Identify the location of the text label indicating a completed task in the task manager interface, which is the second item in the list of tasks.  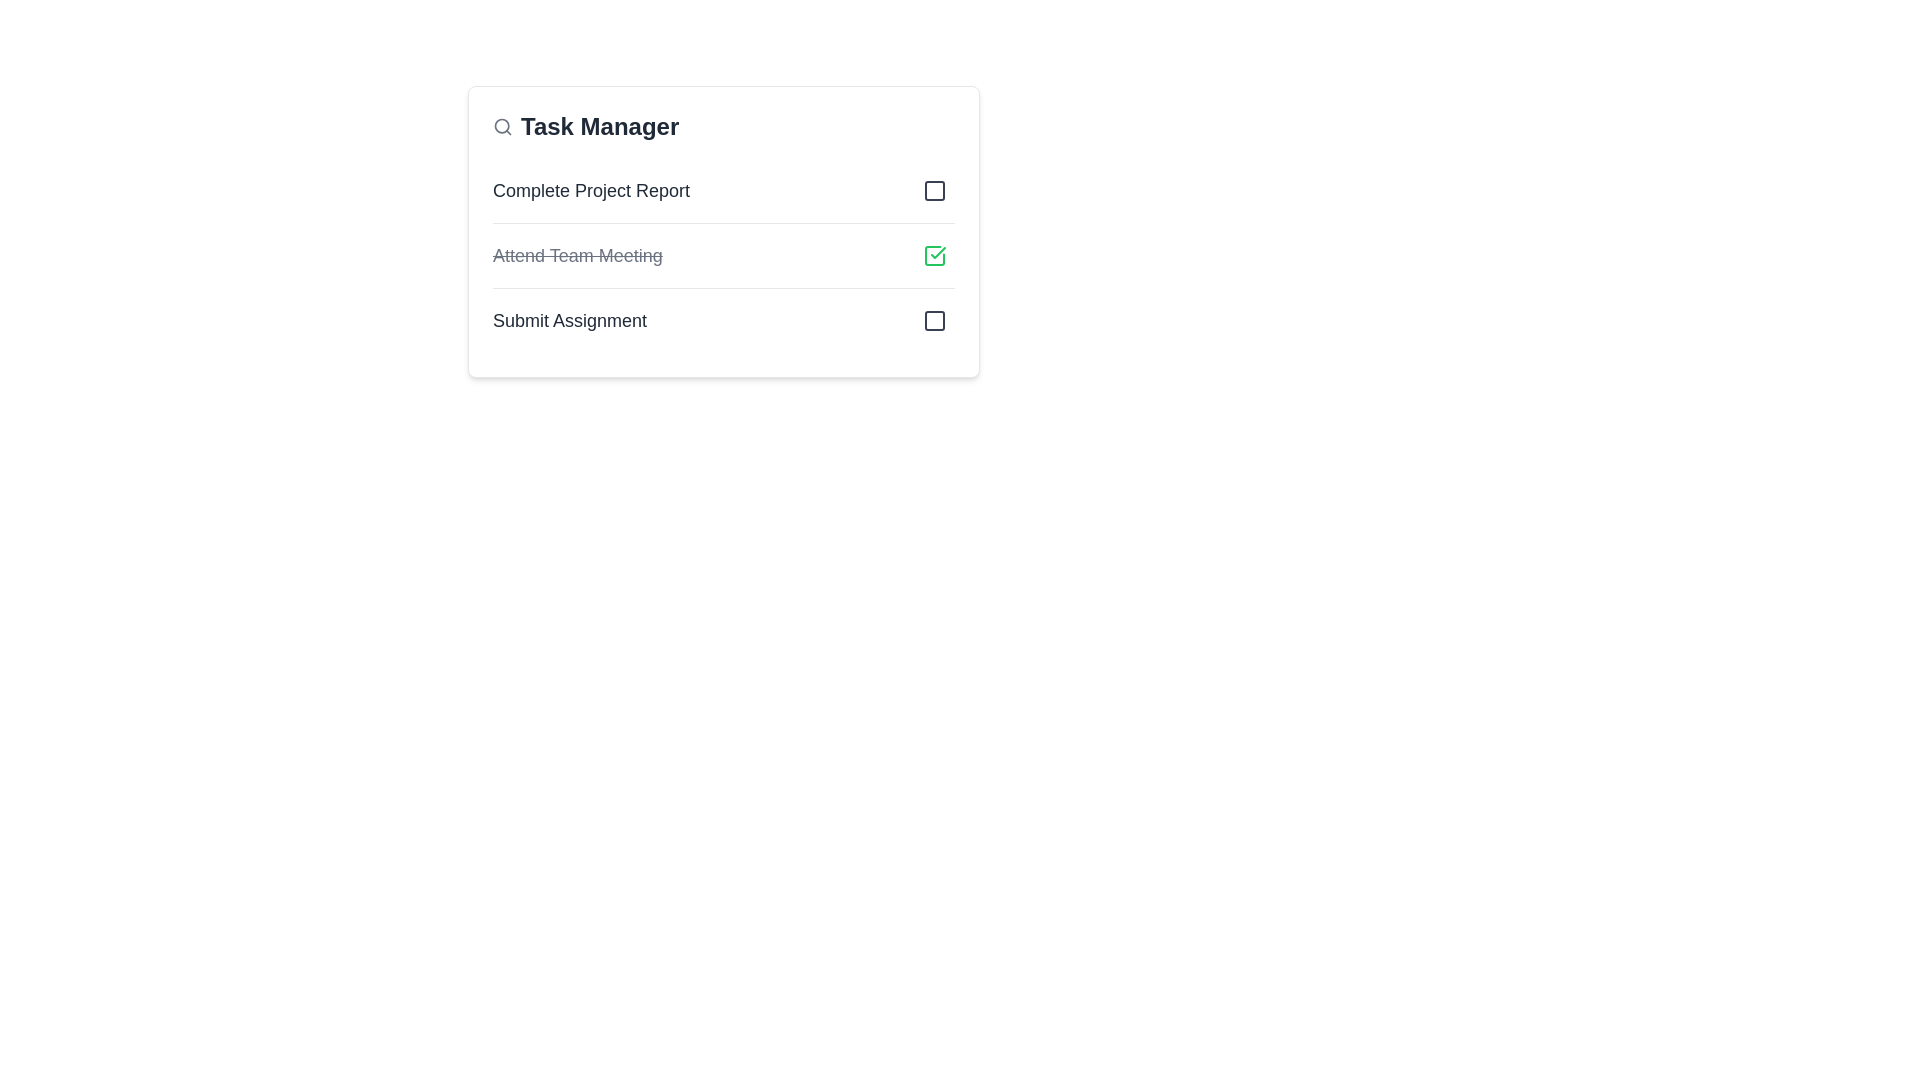
(576, 254).